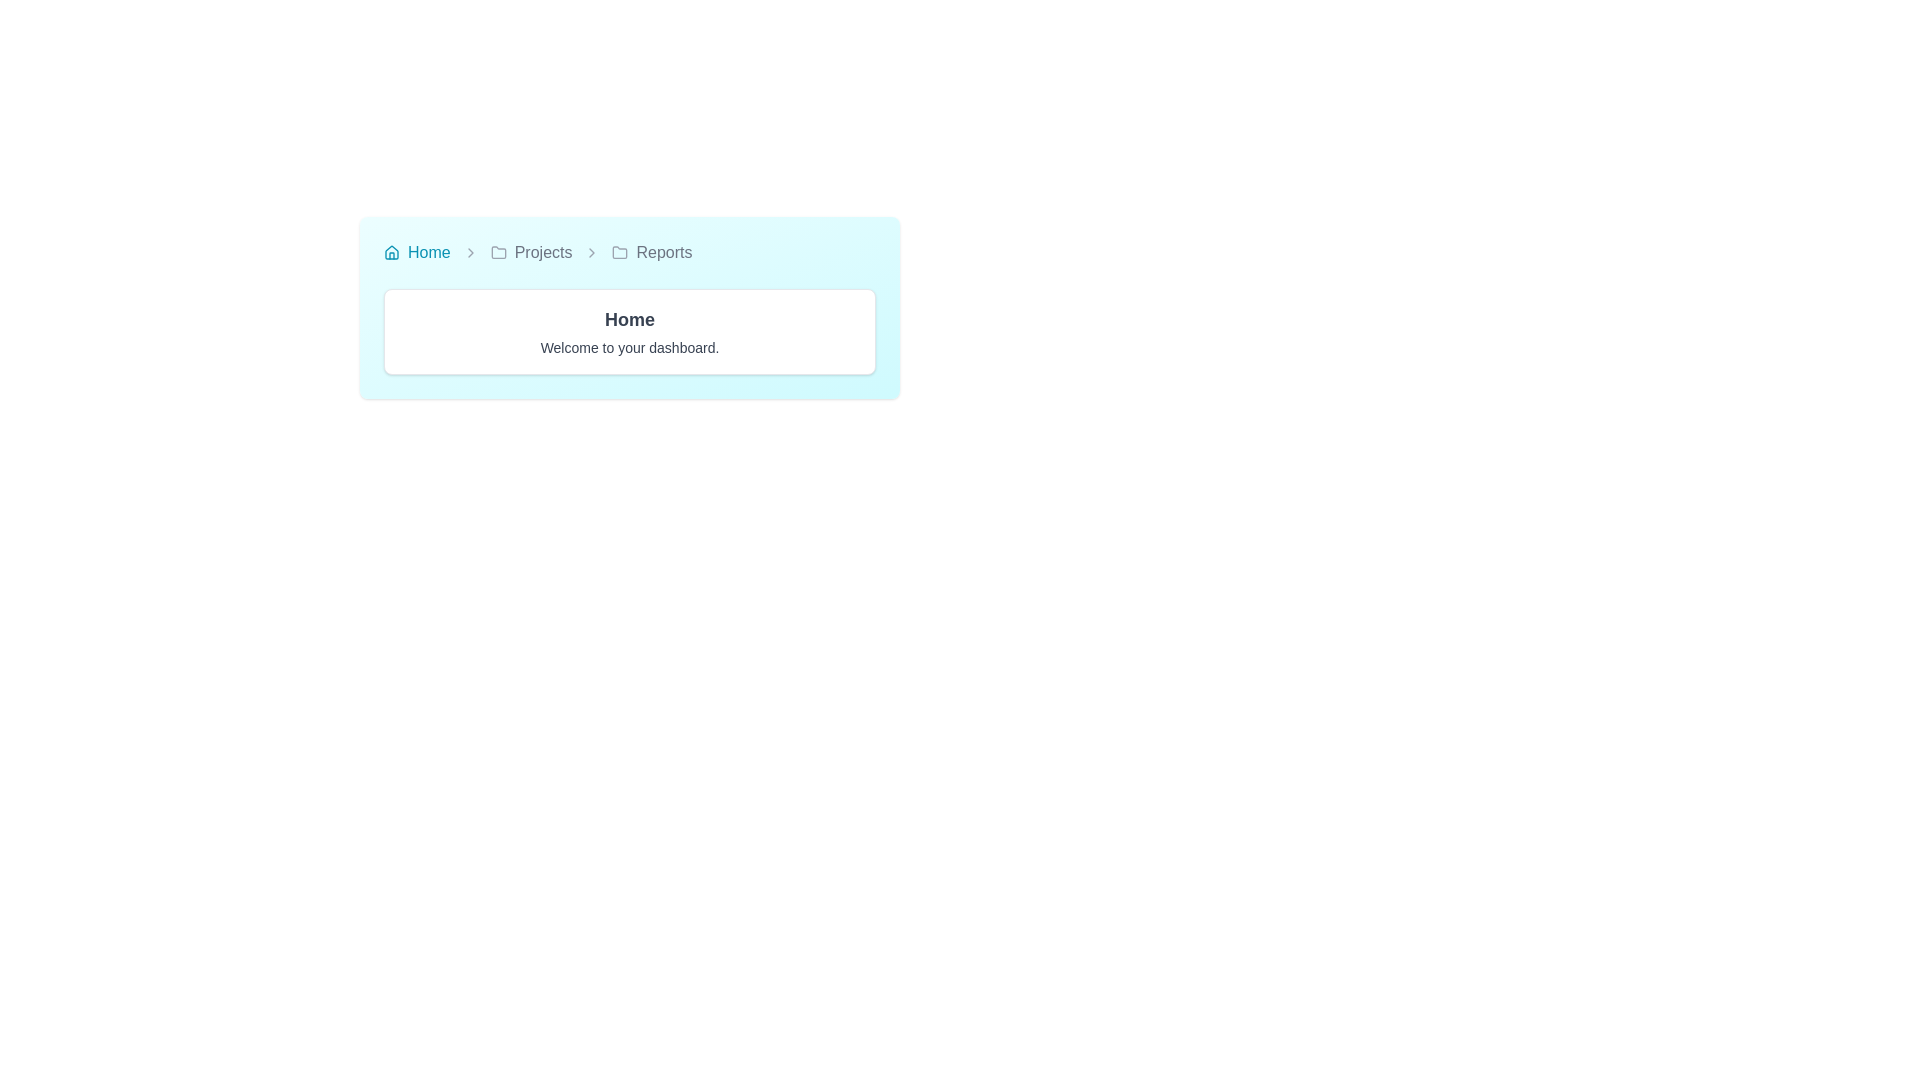 Image resolution: width=1920 pixels, height=1080 pixels. I want to click on the rightward chevron icon in the breadcrumb navigation bar, which is located between 'Projects' and 'Reports' labels in the header section, so click(591, 252).